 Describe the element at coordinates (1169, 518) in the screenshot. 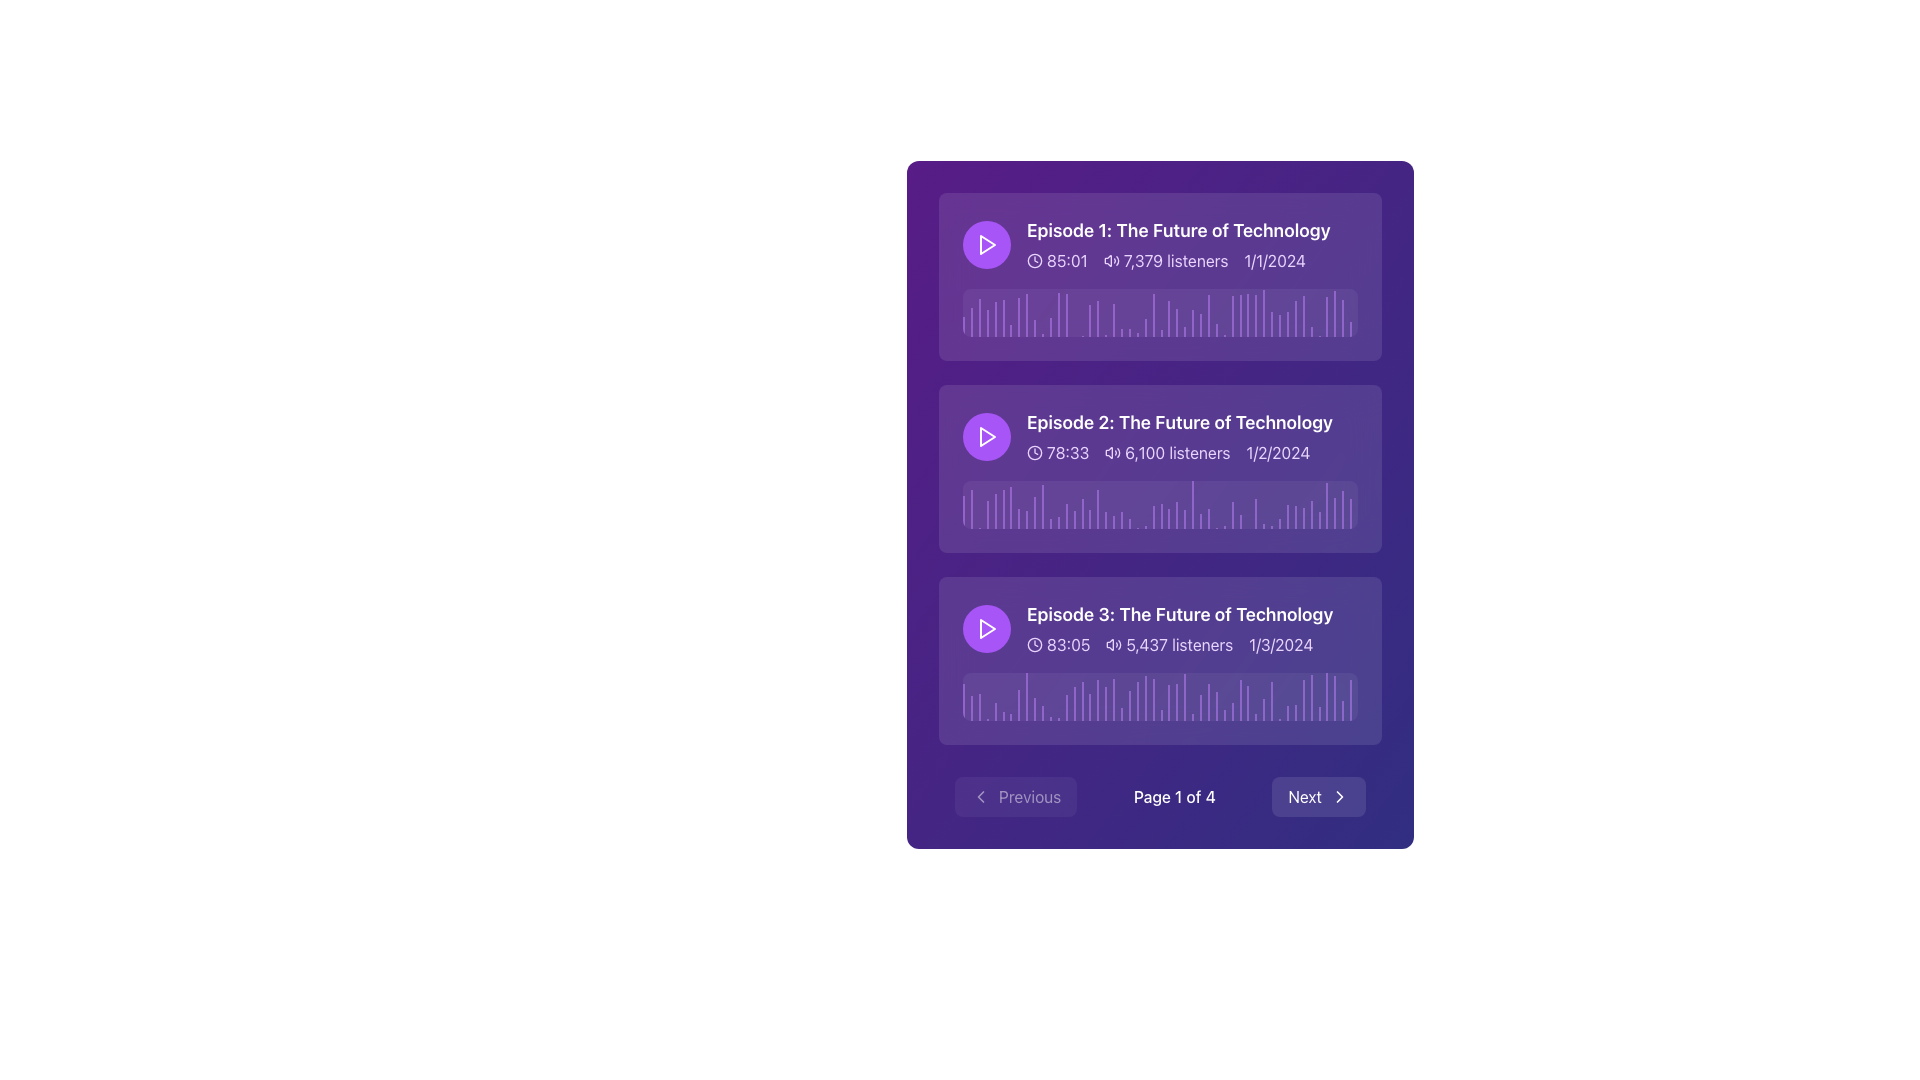

I see `the Progress marker or timeline indicator located in the second row of the list of episodes, specifically positioned as the 27th element from the left within the audio waveform display` at that location.